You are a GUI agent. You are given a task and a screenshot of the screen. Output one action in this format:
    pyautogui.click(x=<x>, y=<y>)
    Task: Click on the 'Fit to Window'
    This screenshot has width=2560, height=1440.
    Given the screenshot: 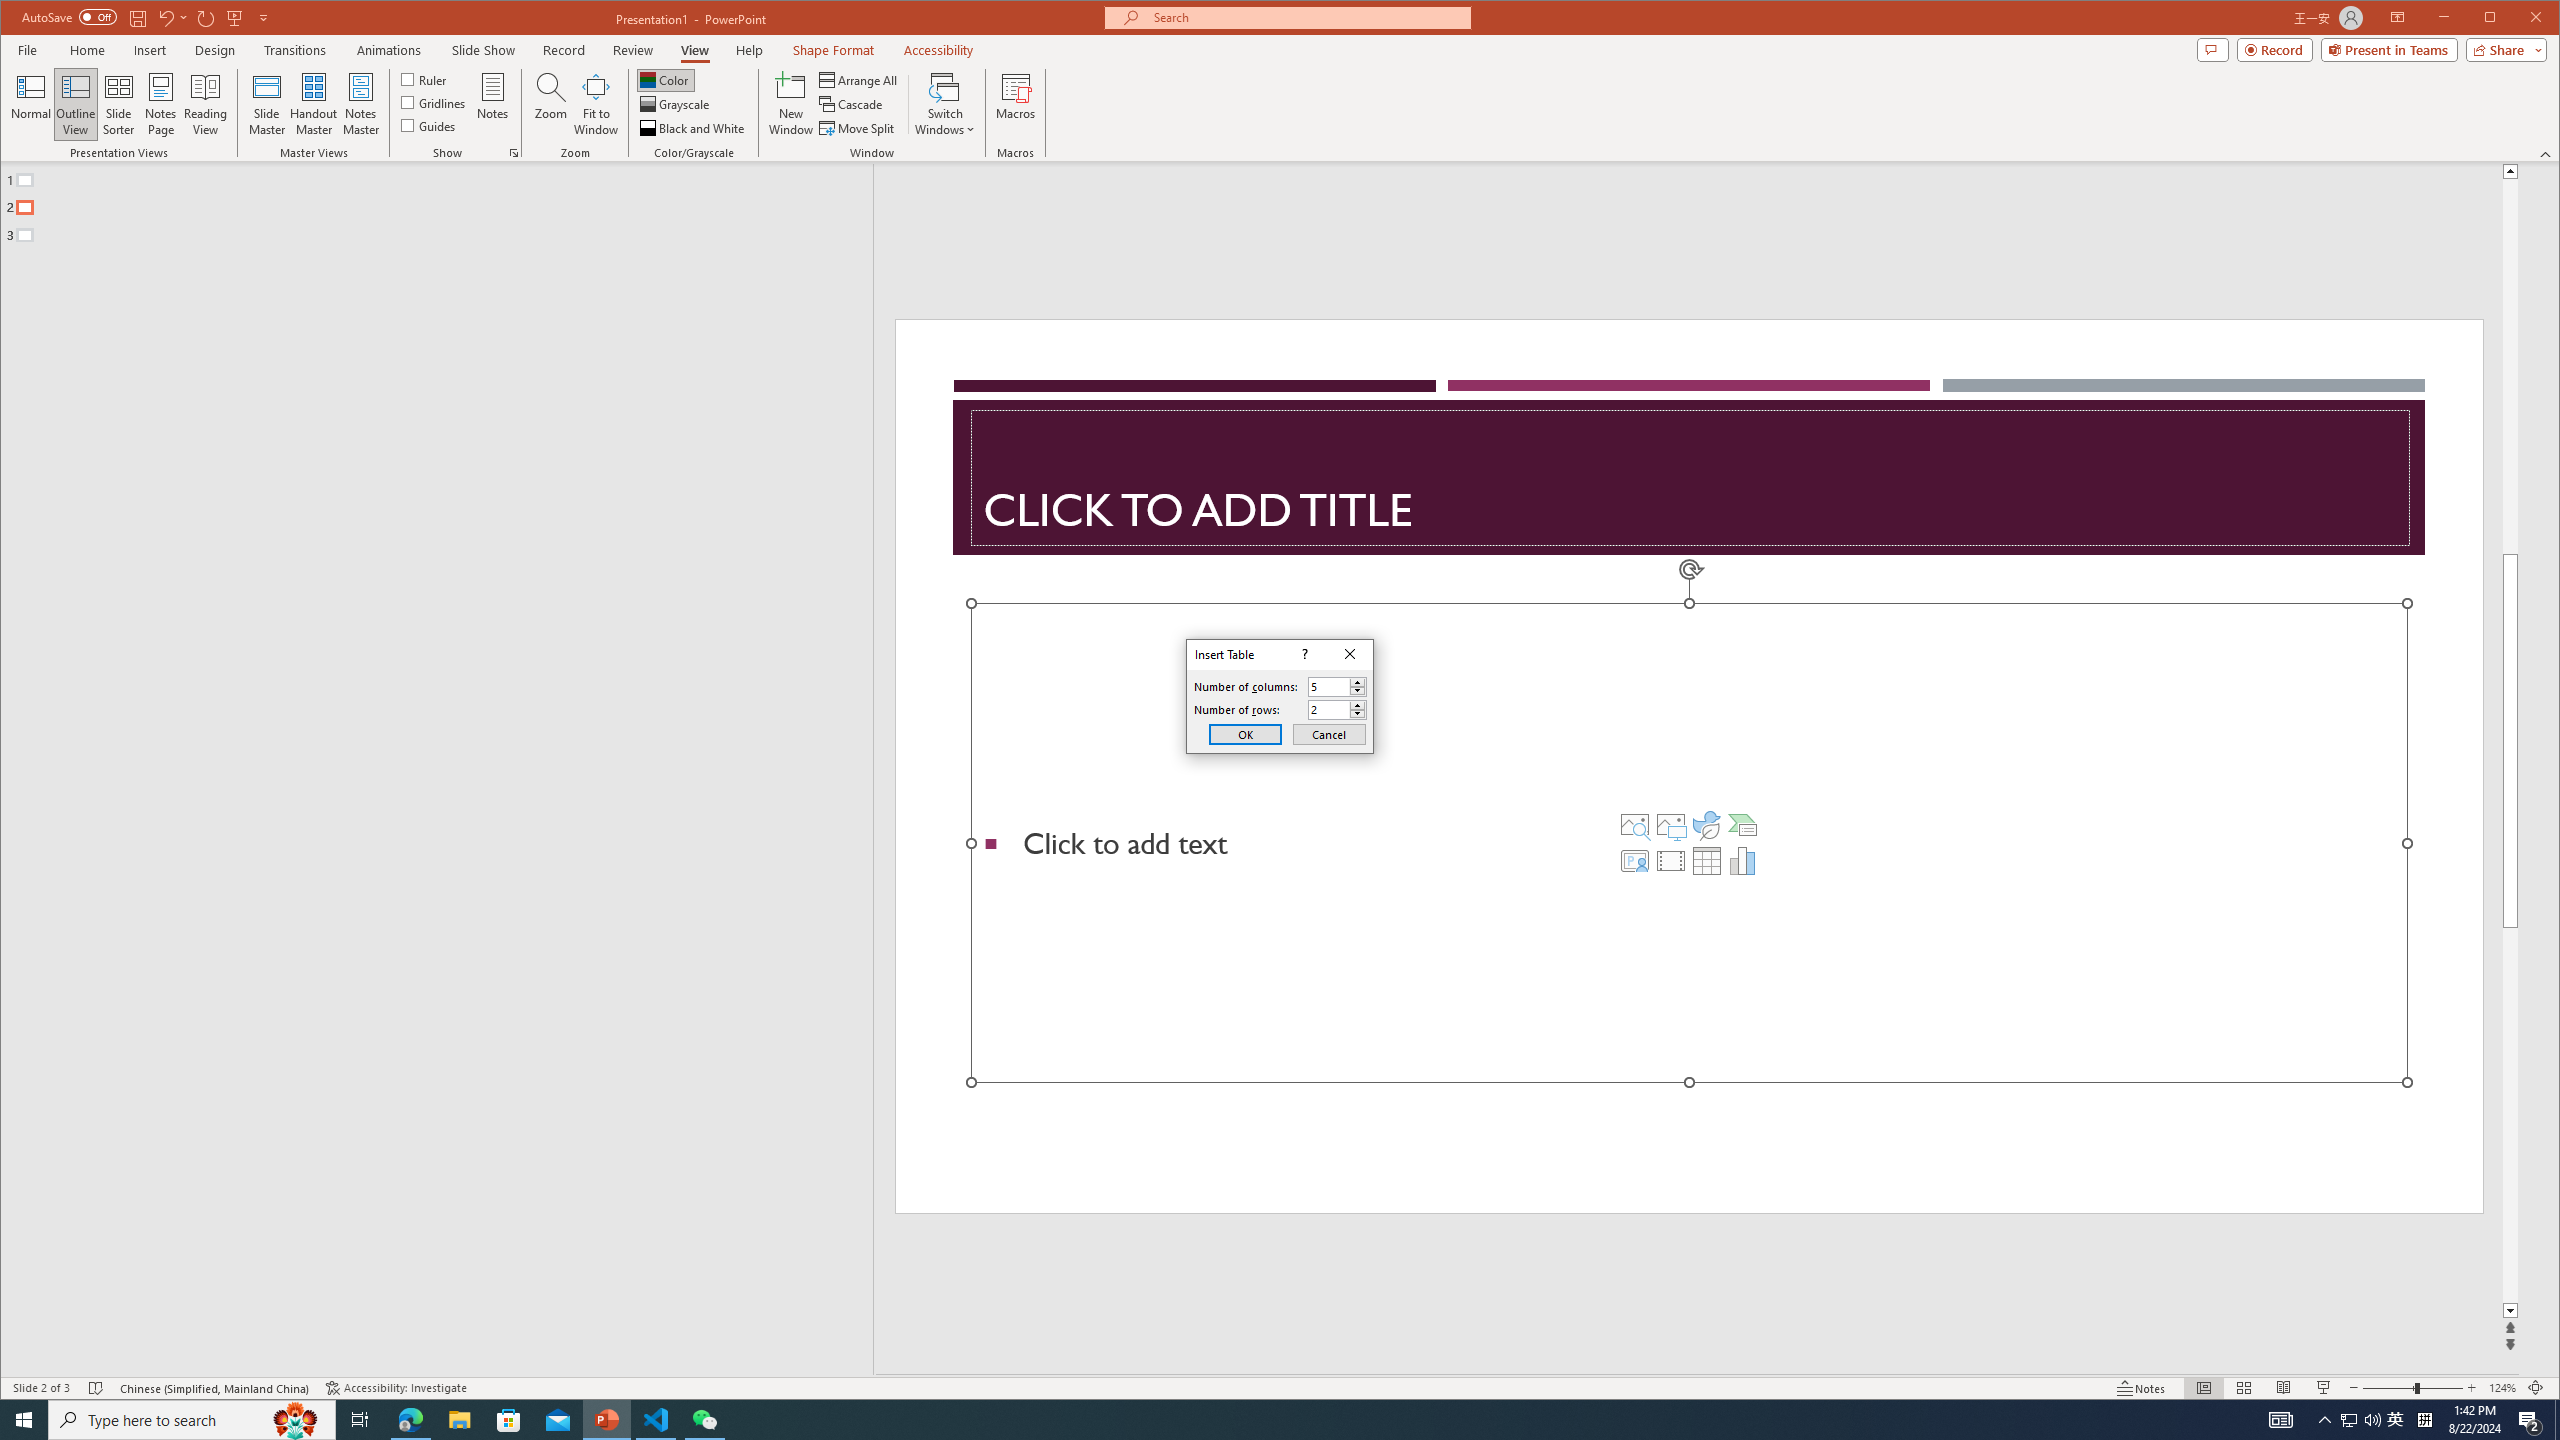 What is the action you would take?
    pyautogui.click(x=595, y=103)
    